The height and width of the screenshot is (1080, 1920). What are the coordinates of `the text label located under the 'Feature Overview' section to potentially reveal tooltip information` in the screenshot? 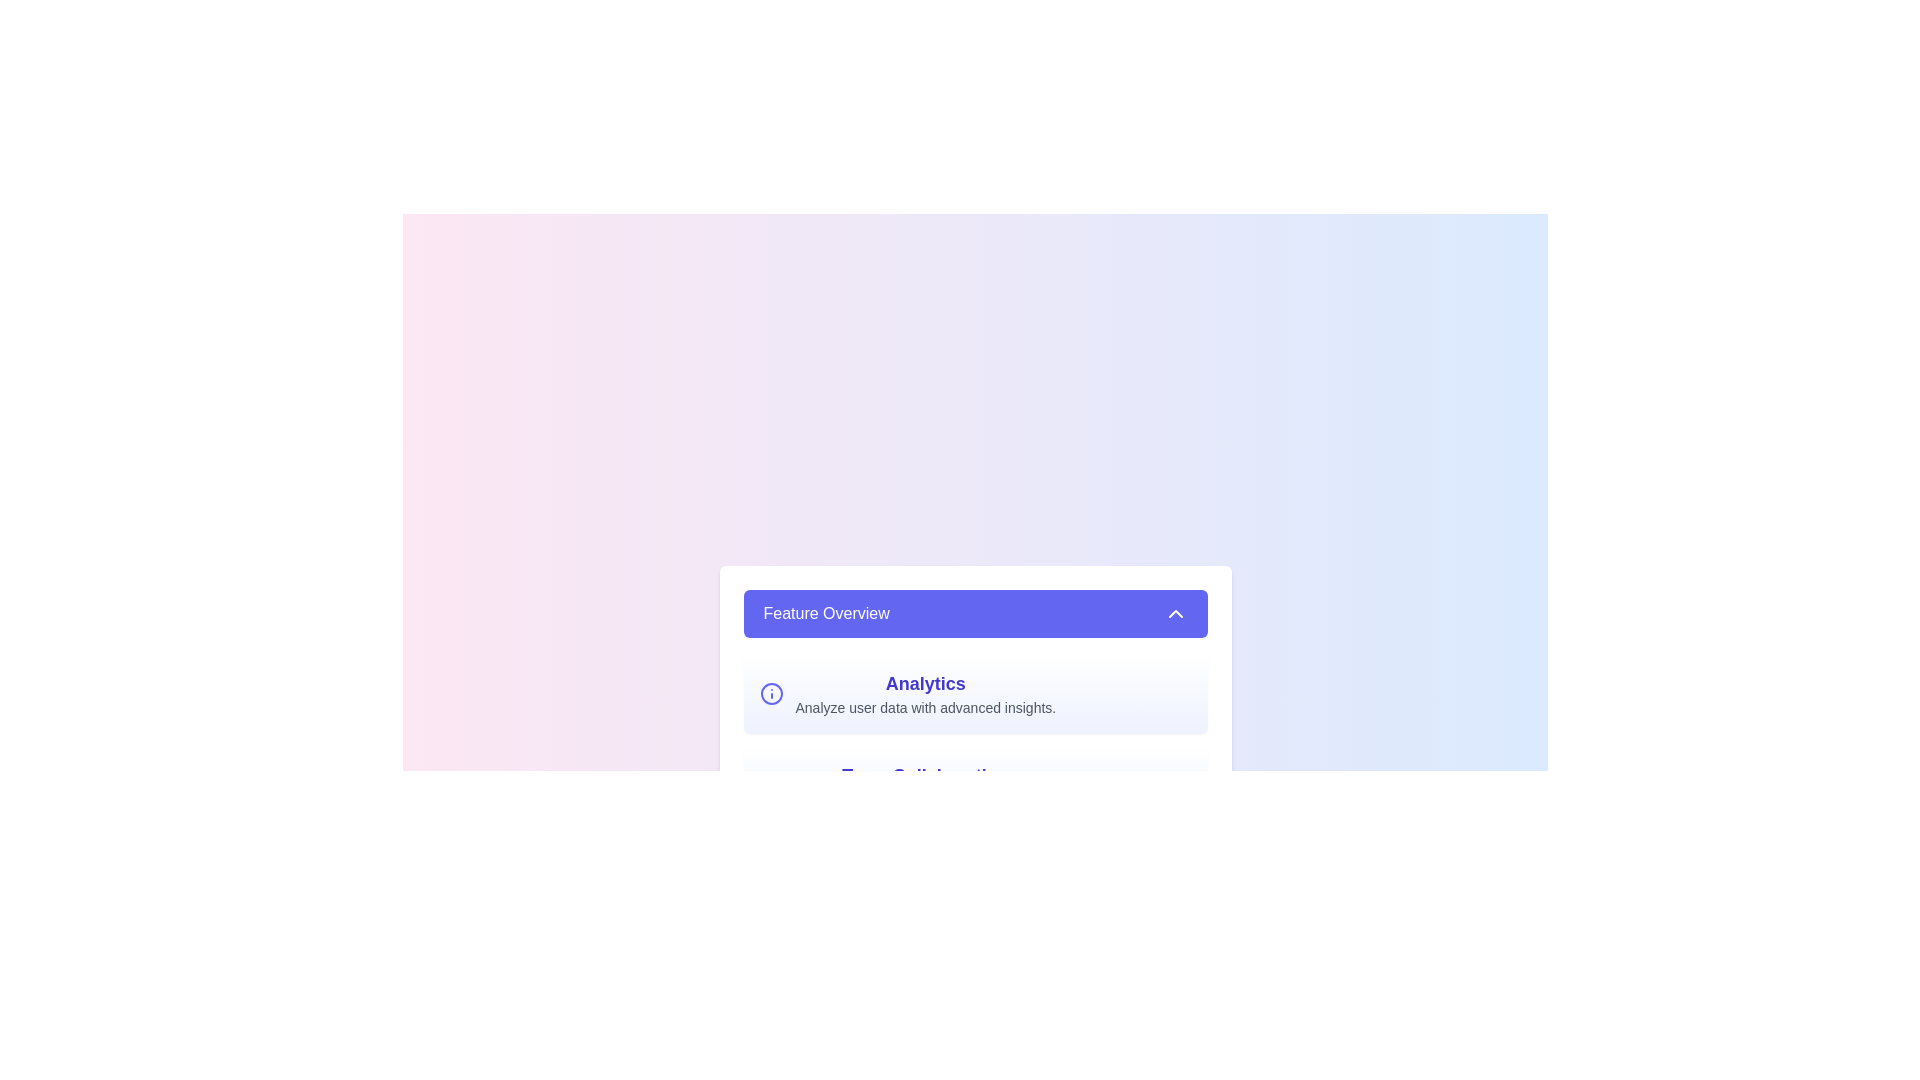 It's located at (924, 682).